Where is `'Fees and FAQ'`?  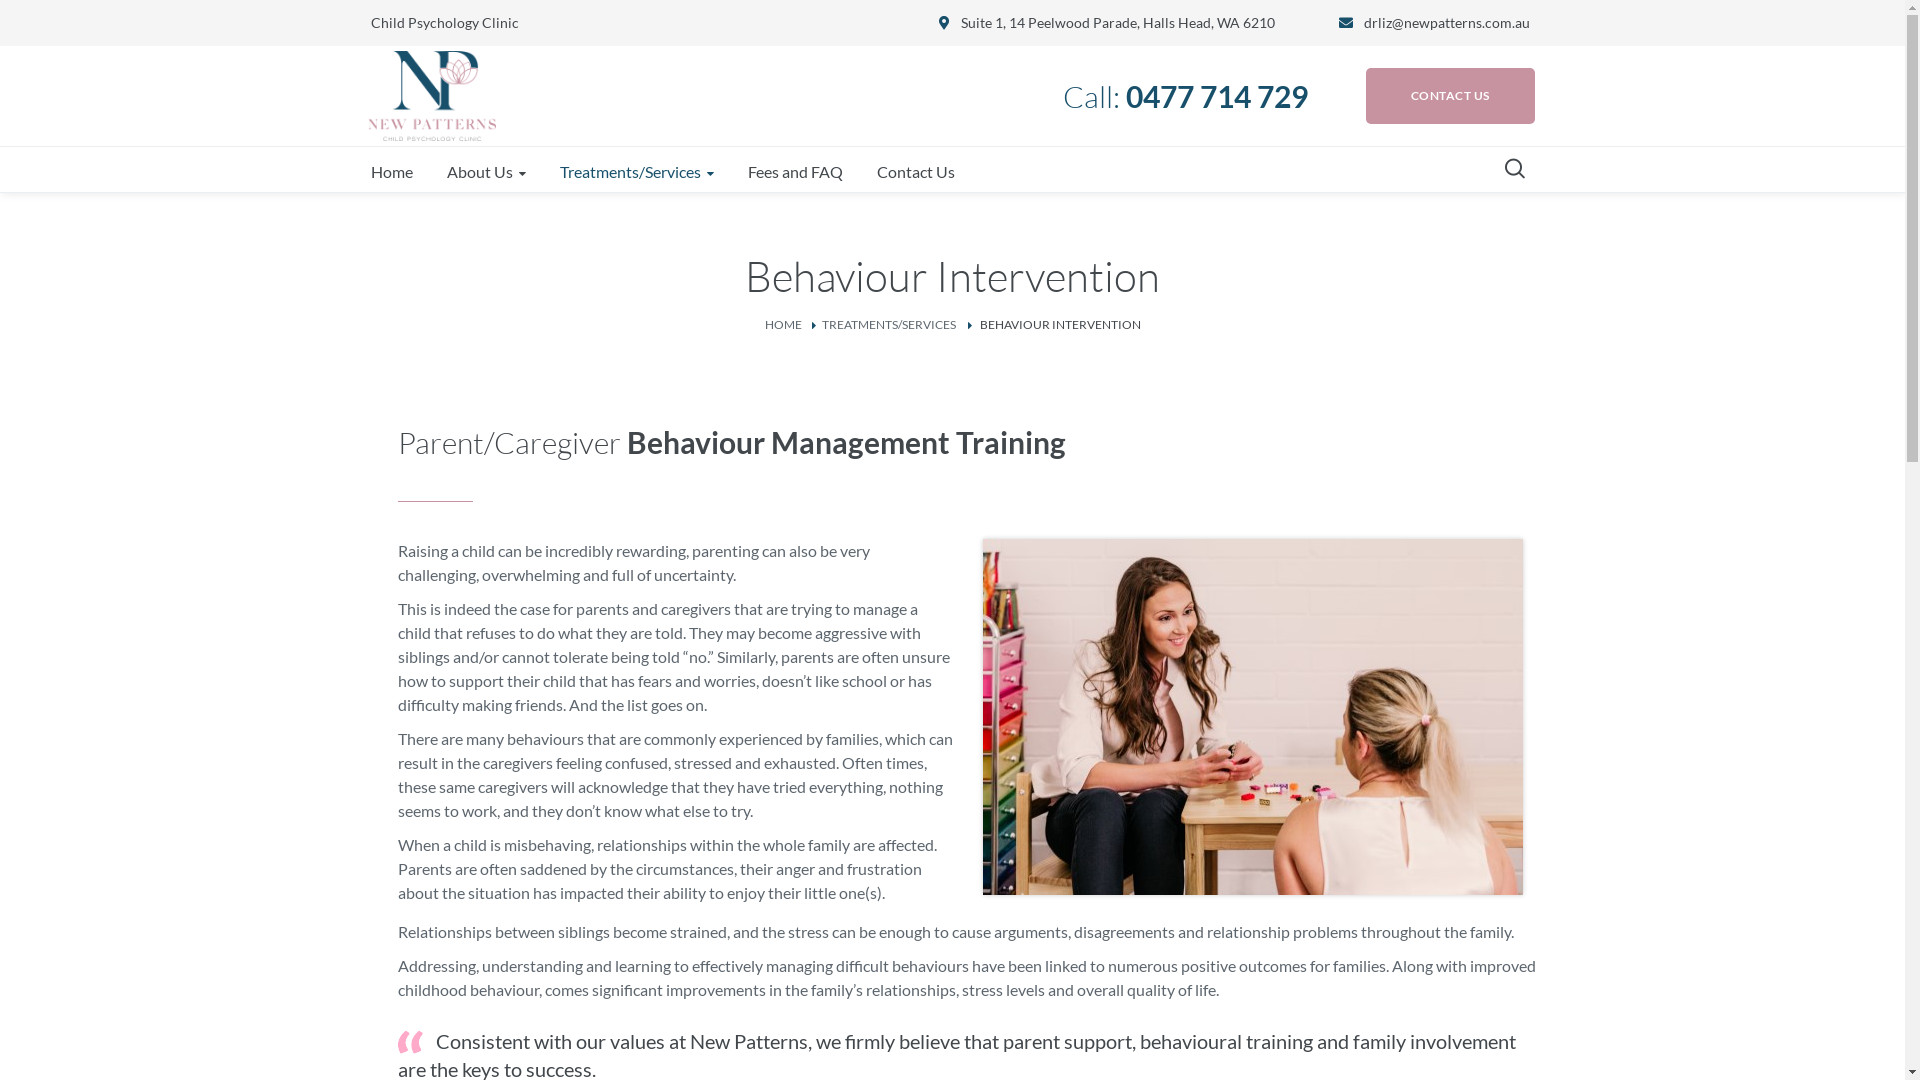 'Fees and FAQ' is located at coordinates (794, 171).